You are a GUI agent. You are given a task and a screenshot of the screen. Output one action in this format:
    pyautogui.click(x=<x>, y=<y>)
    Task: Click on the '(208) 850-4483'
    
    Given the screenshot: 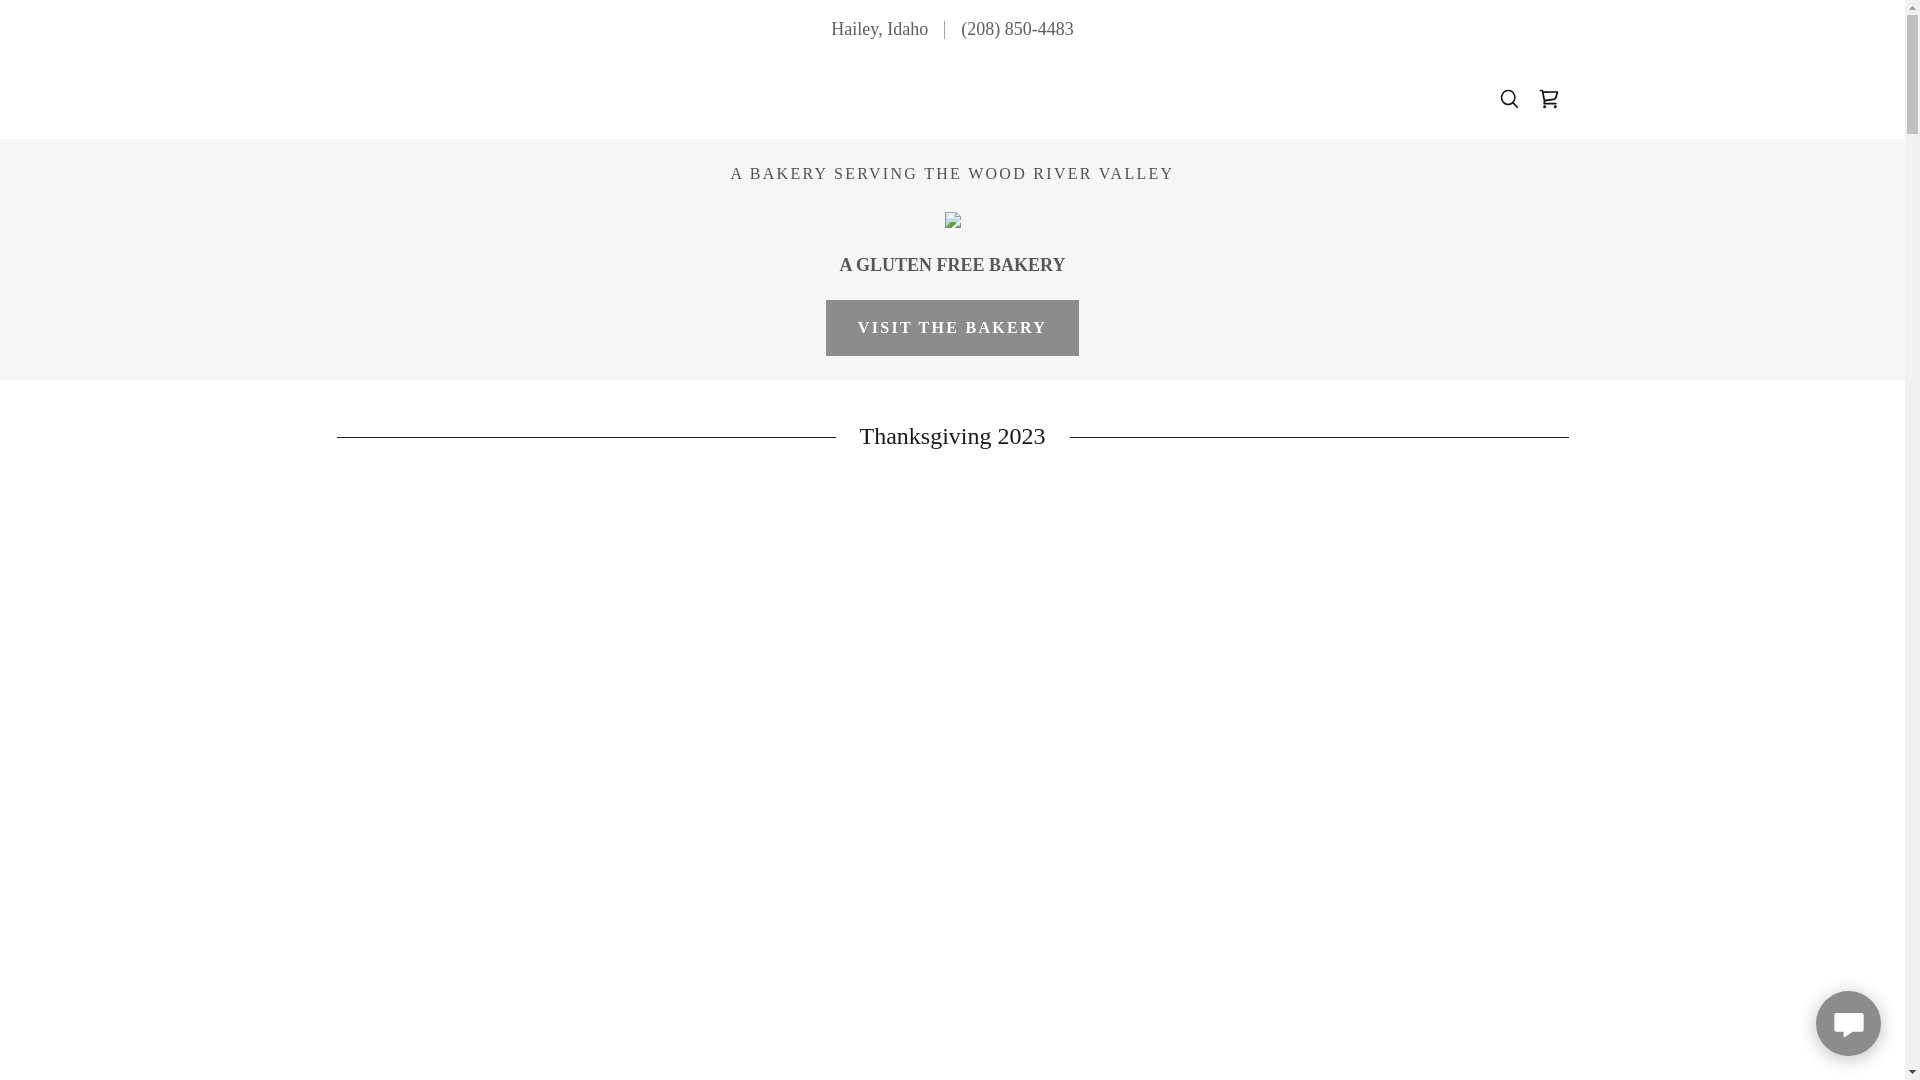 What is the action you would take?
    pyautogui.click(x=1017, y=29)
    